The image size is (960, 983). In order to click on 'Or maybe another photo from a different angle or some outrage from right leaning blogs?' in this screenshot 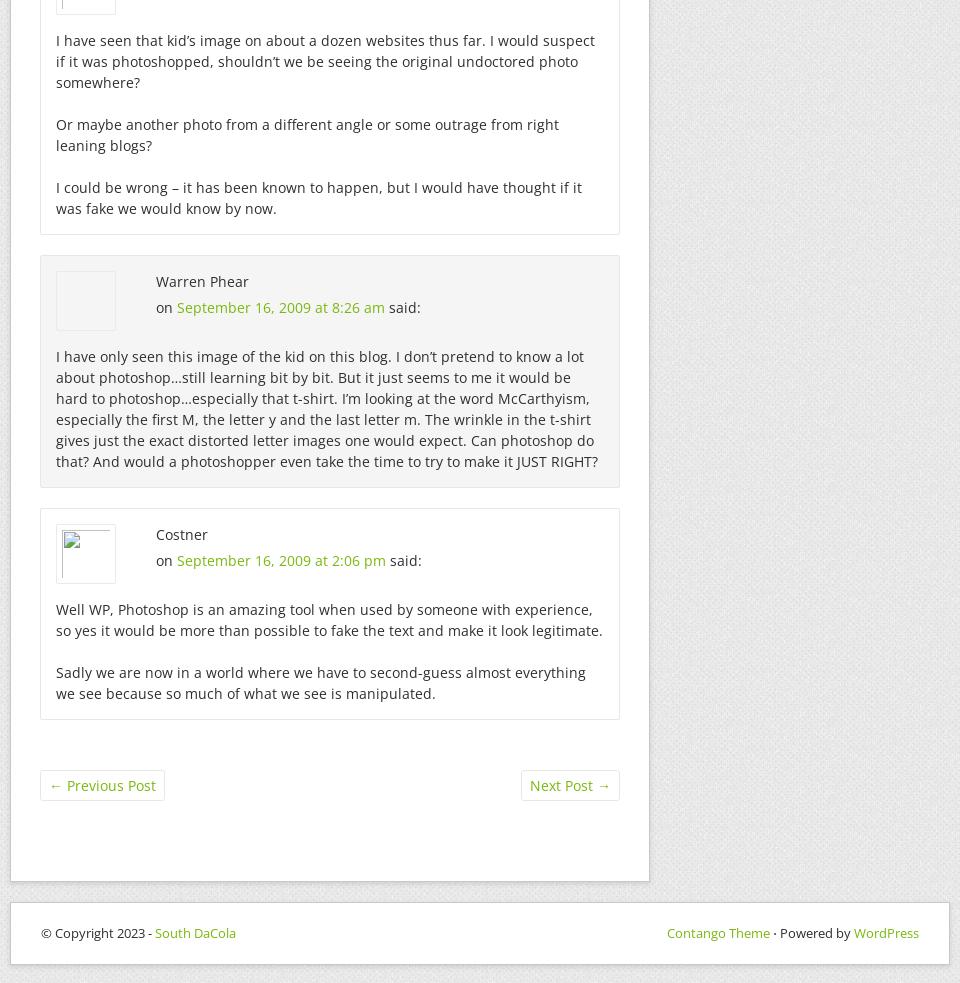, I will do `click(307, 133)`.